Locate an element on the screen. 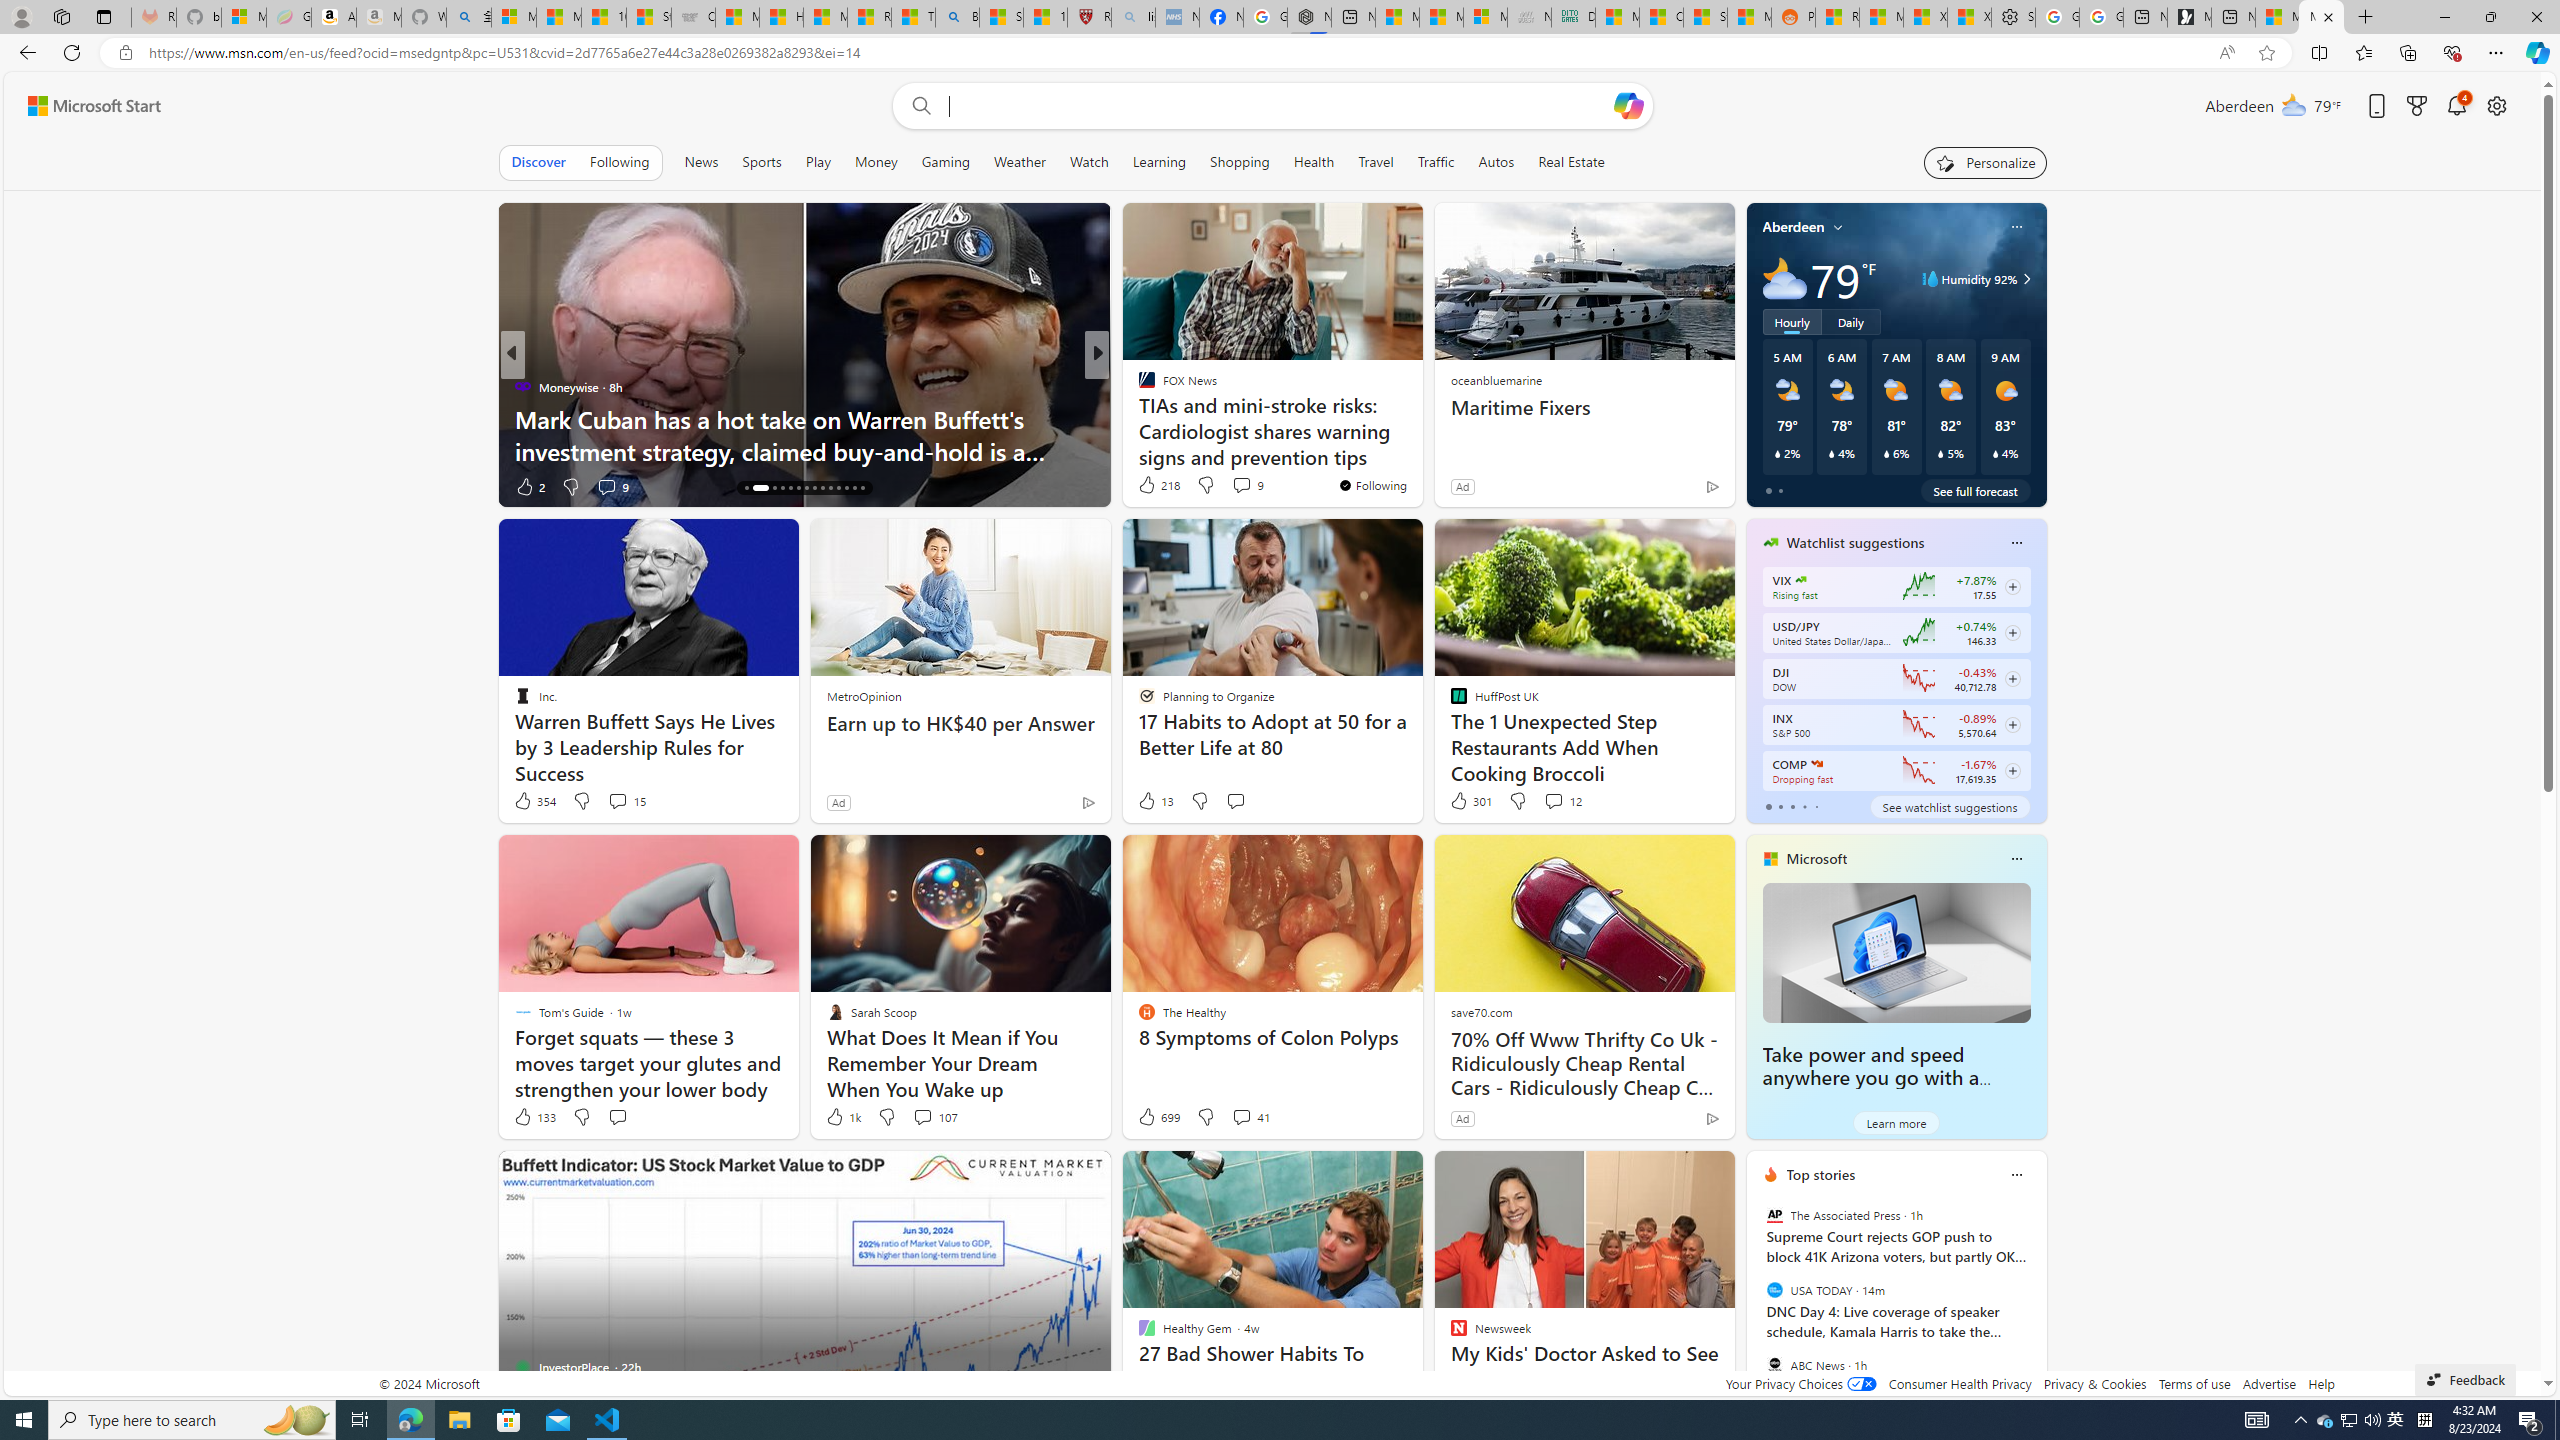 This screenshot has width=2560, height=1440. '419 Like' is located at coordinates (1151, 486).